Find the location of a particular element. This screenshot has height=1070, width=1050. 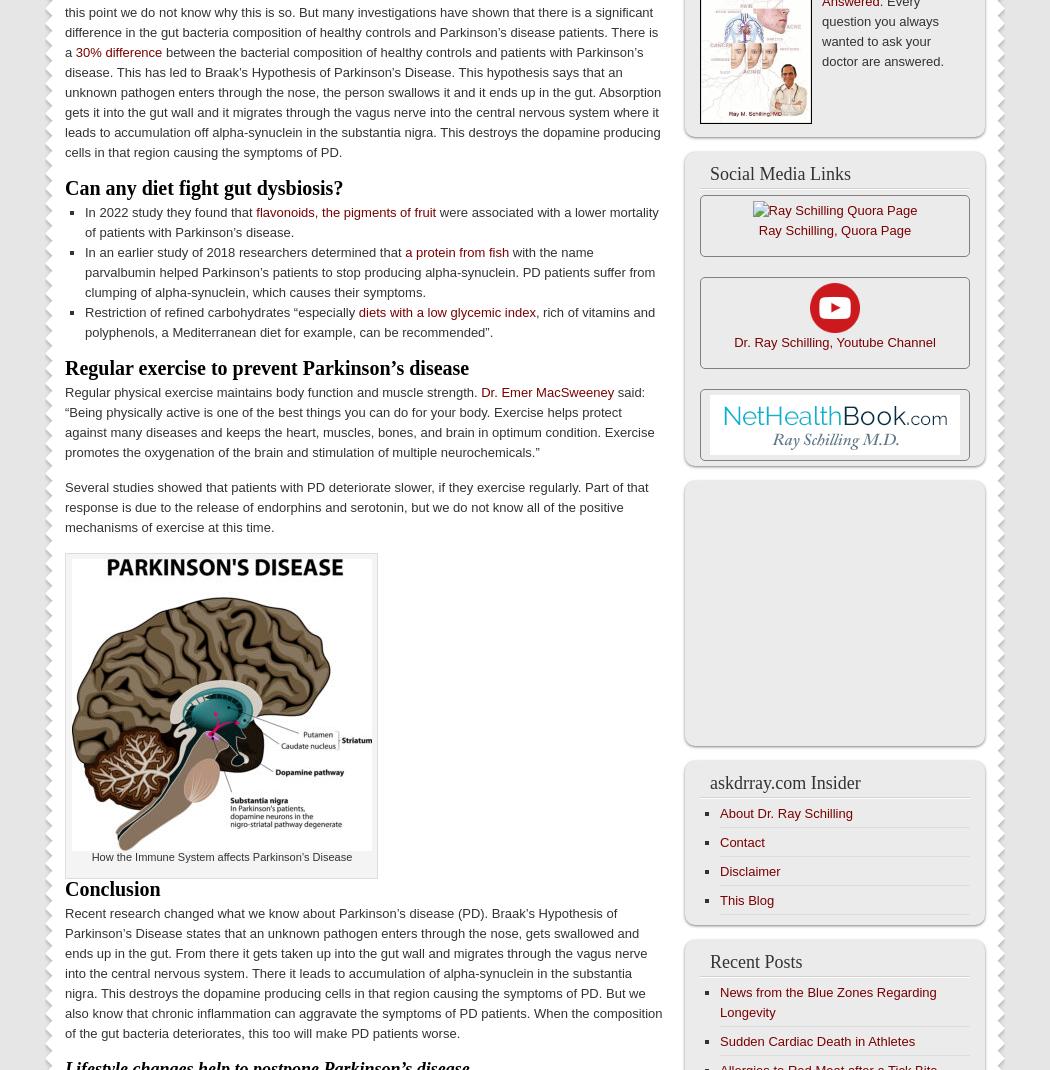

'In 2022 study they found that' is located at coordinates (170, 211).